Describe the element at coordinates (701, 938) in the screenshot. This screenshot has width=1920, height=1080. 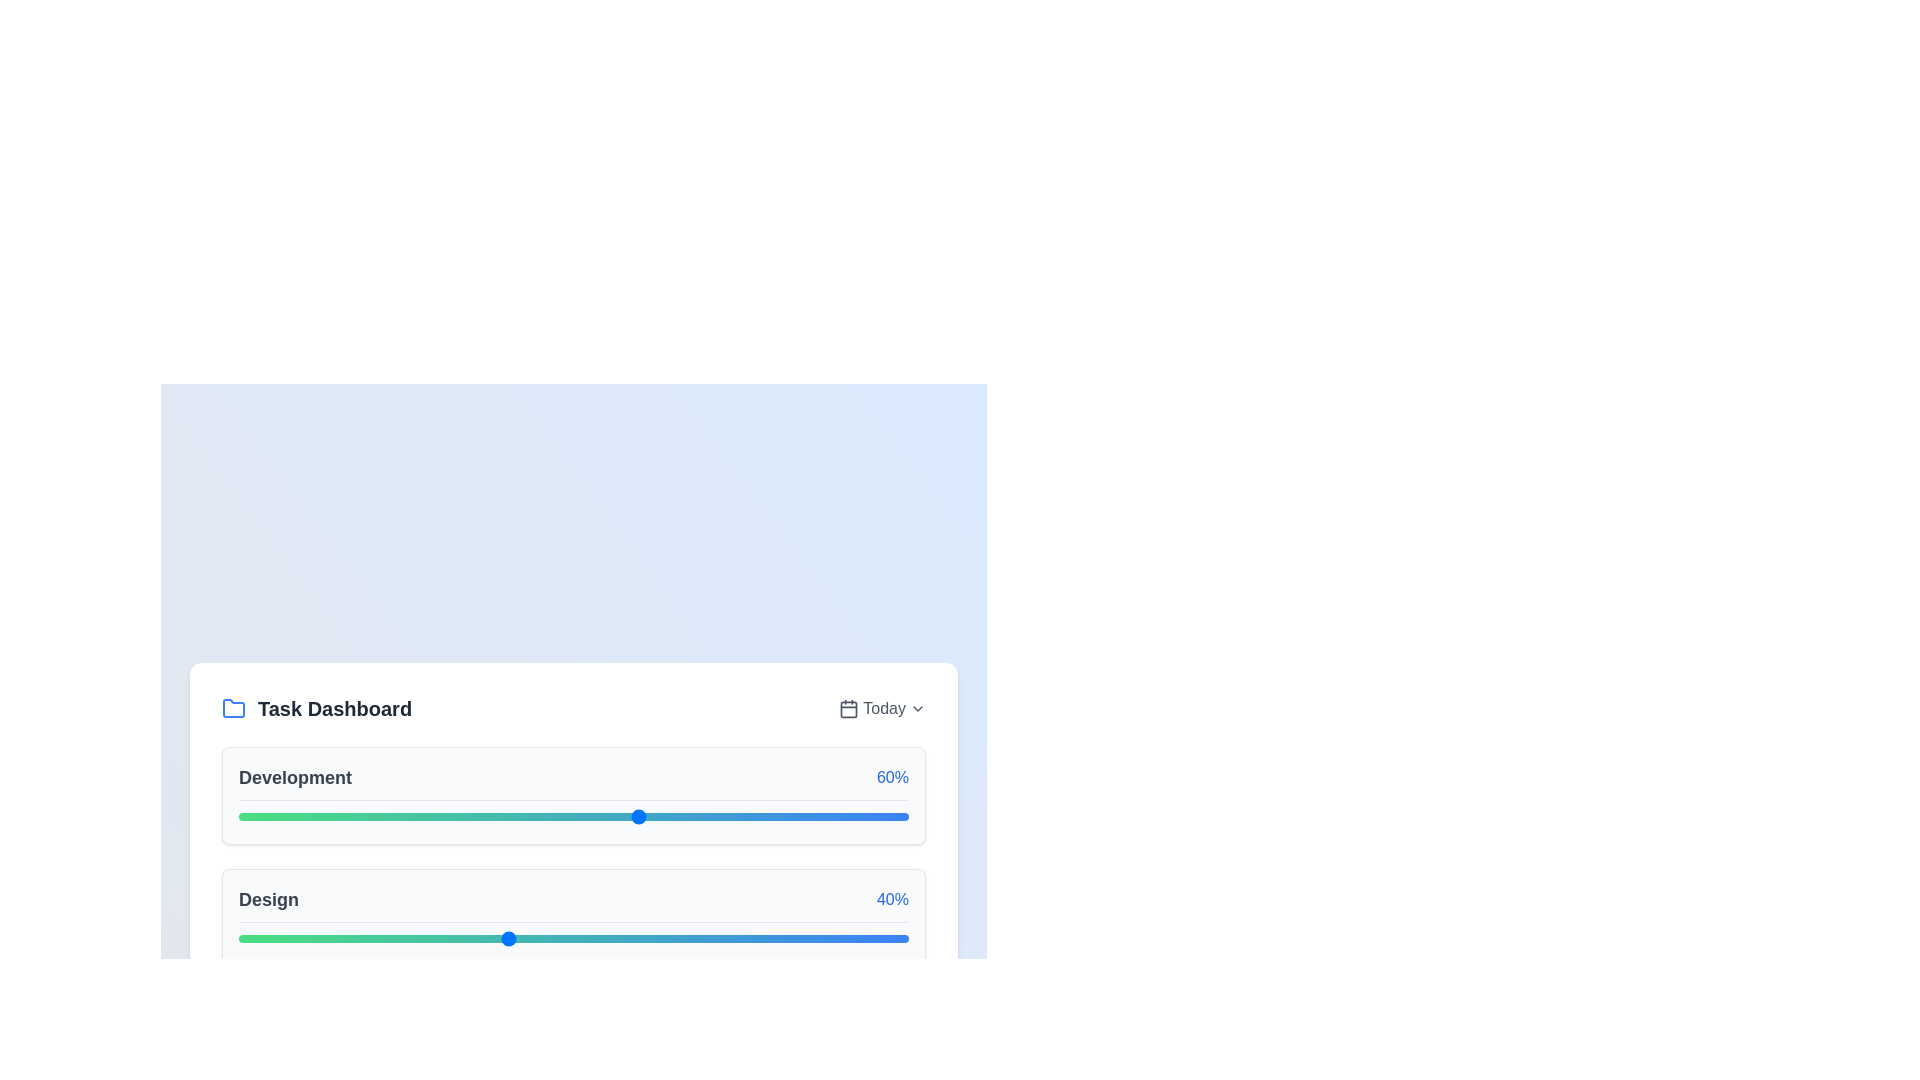
I see `the progress of the 'Design' slider` at that location.